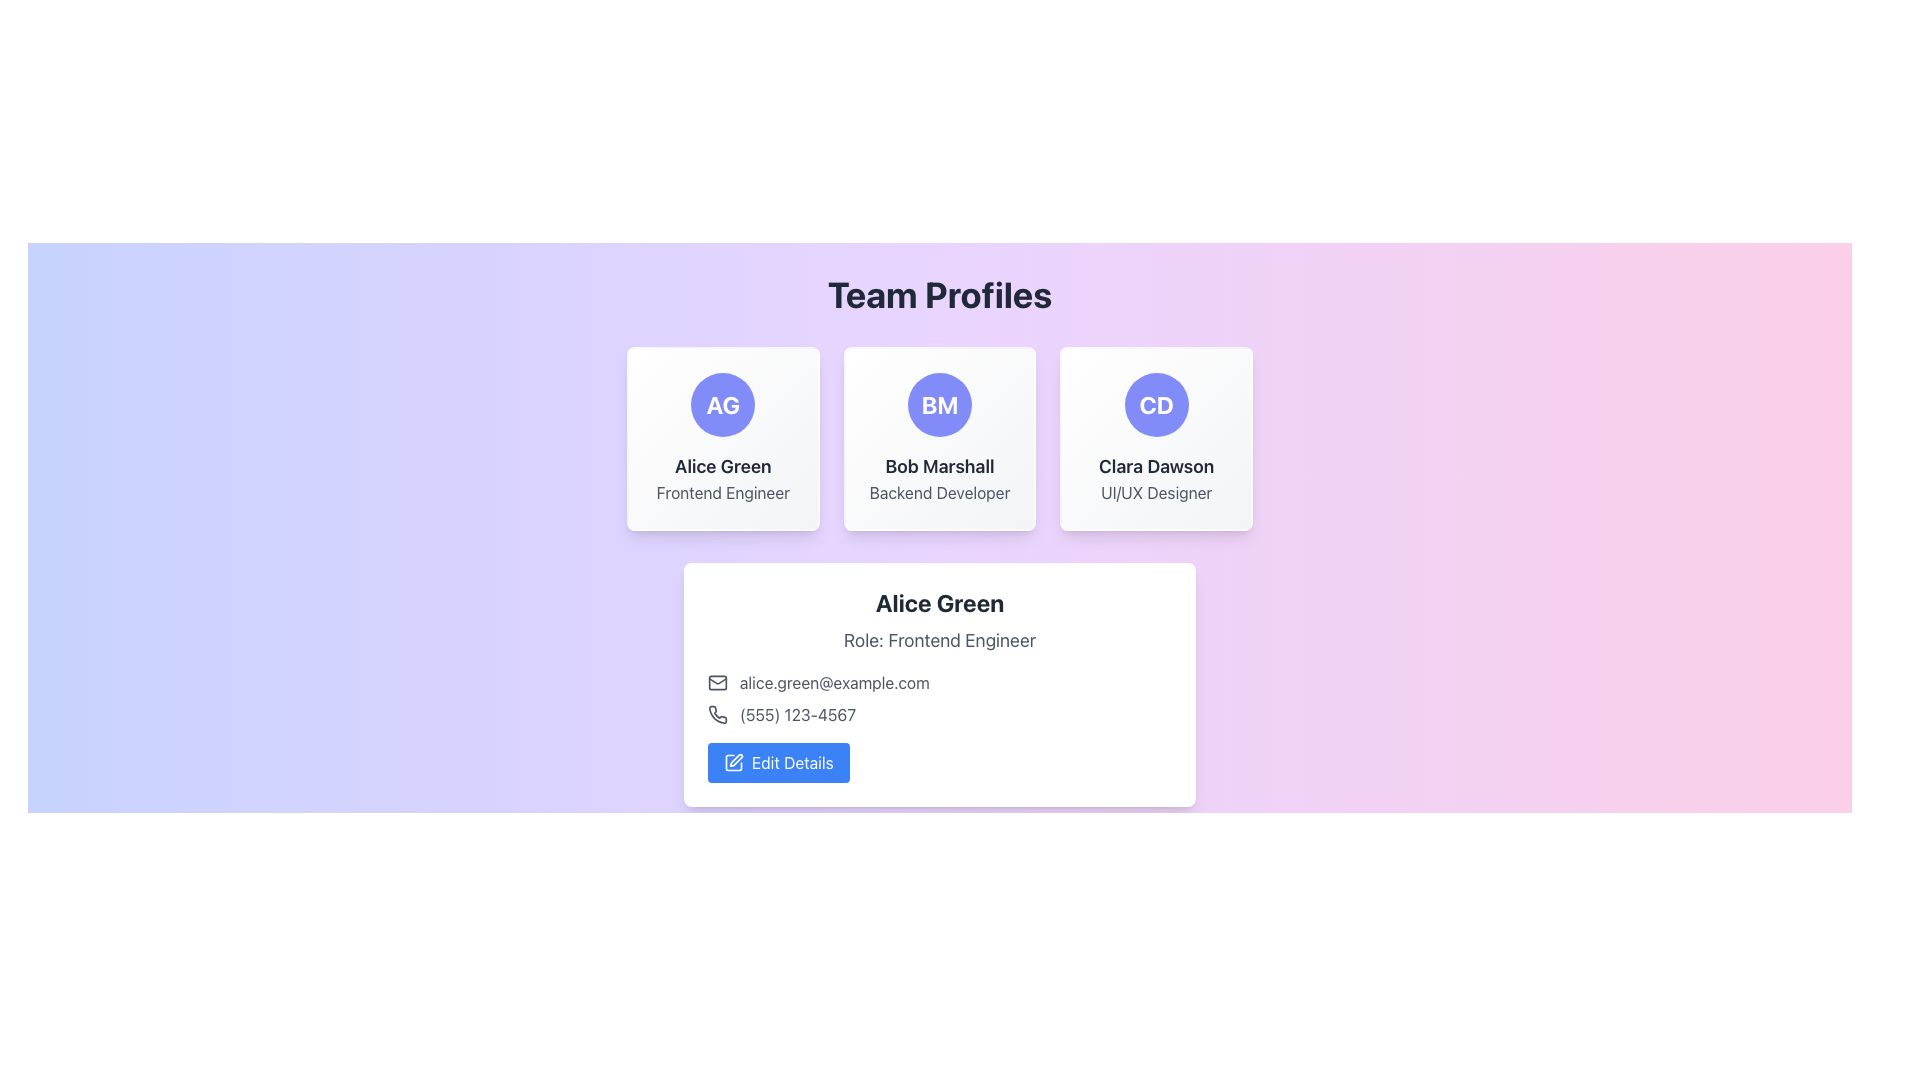 The height and width of the screenshot is (1080, 1920). What do you see at coordinates (939, 438) in the screenshot?
I see `the central user profile card displaying the user's initials, name, and role within the system` at bounding box center [939, 438].